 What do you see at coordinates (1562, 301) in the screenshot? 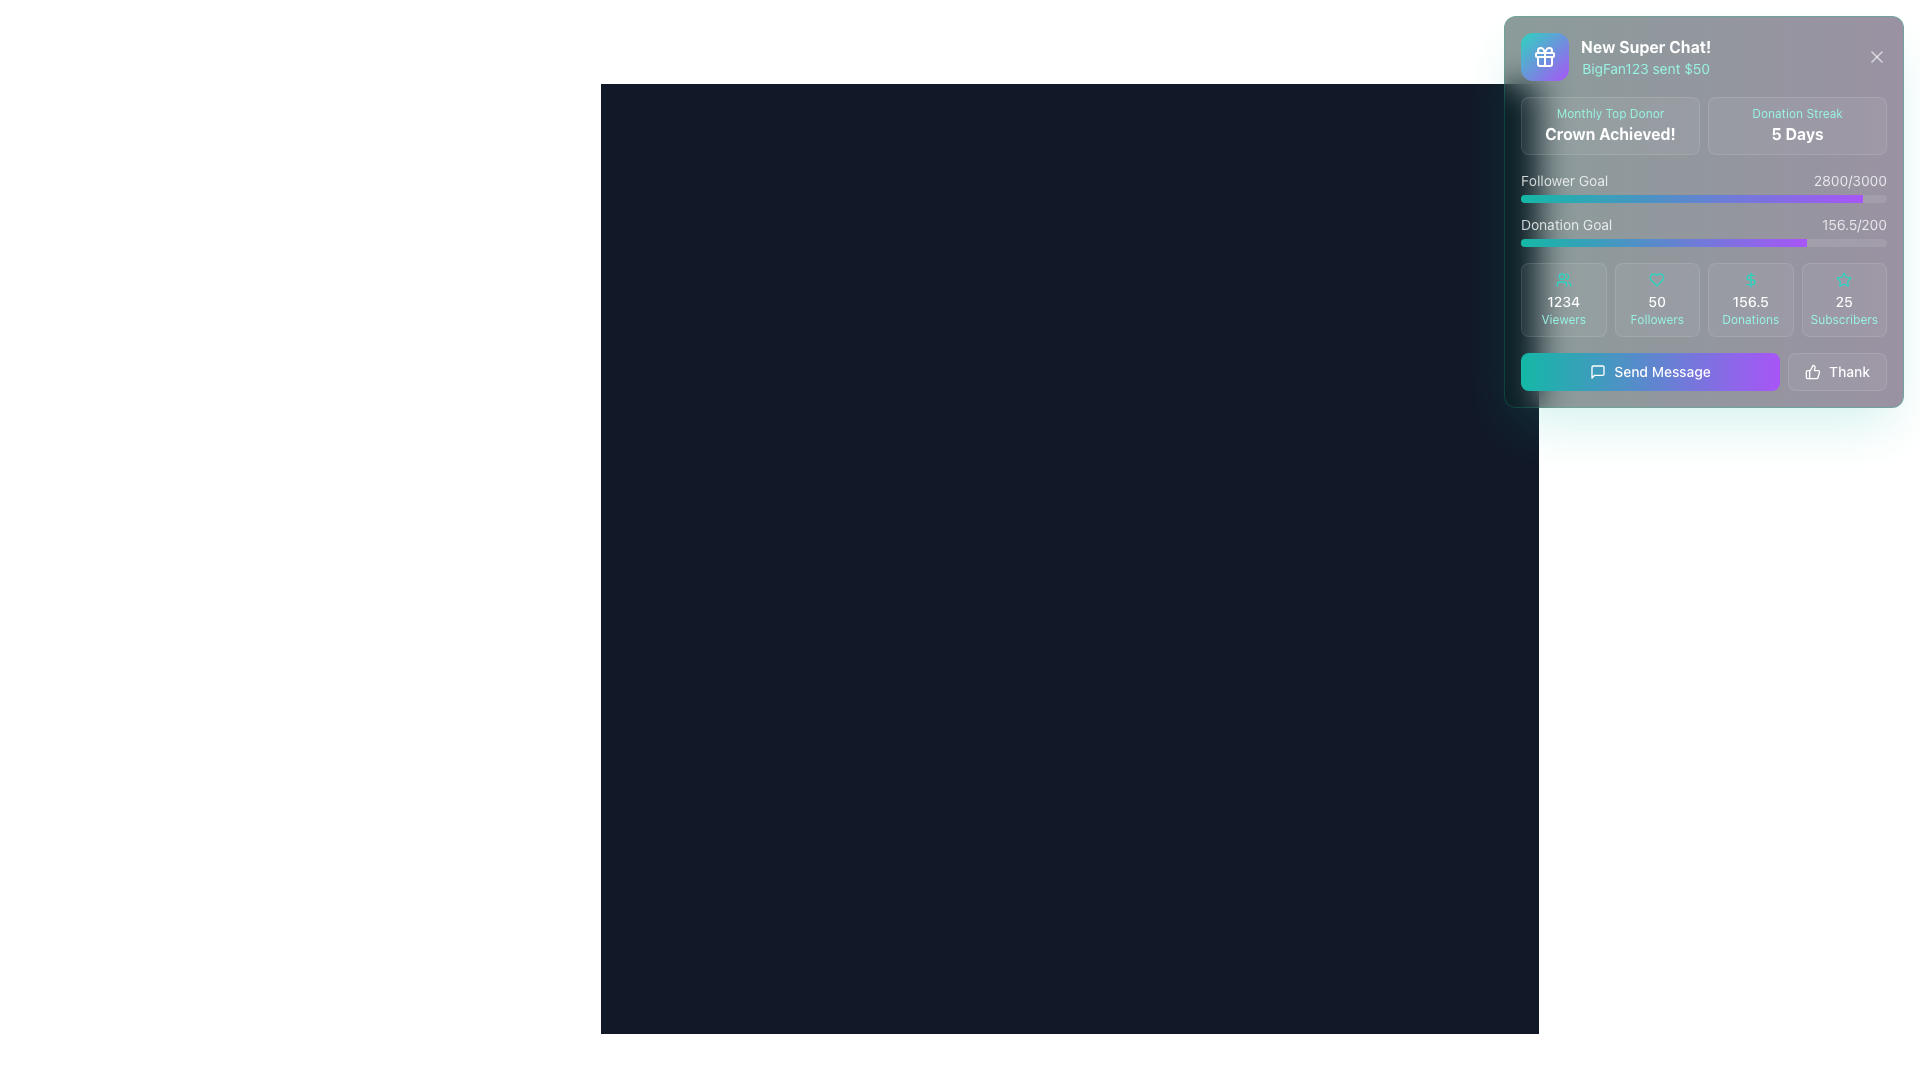
I see `the text display showing the number of viewers, which is located directly below the viewer icon and above the text 'viewers' in the bottom right corner of the metrics pop-up card` at bounding box center [1562, 301].